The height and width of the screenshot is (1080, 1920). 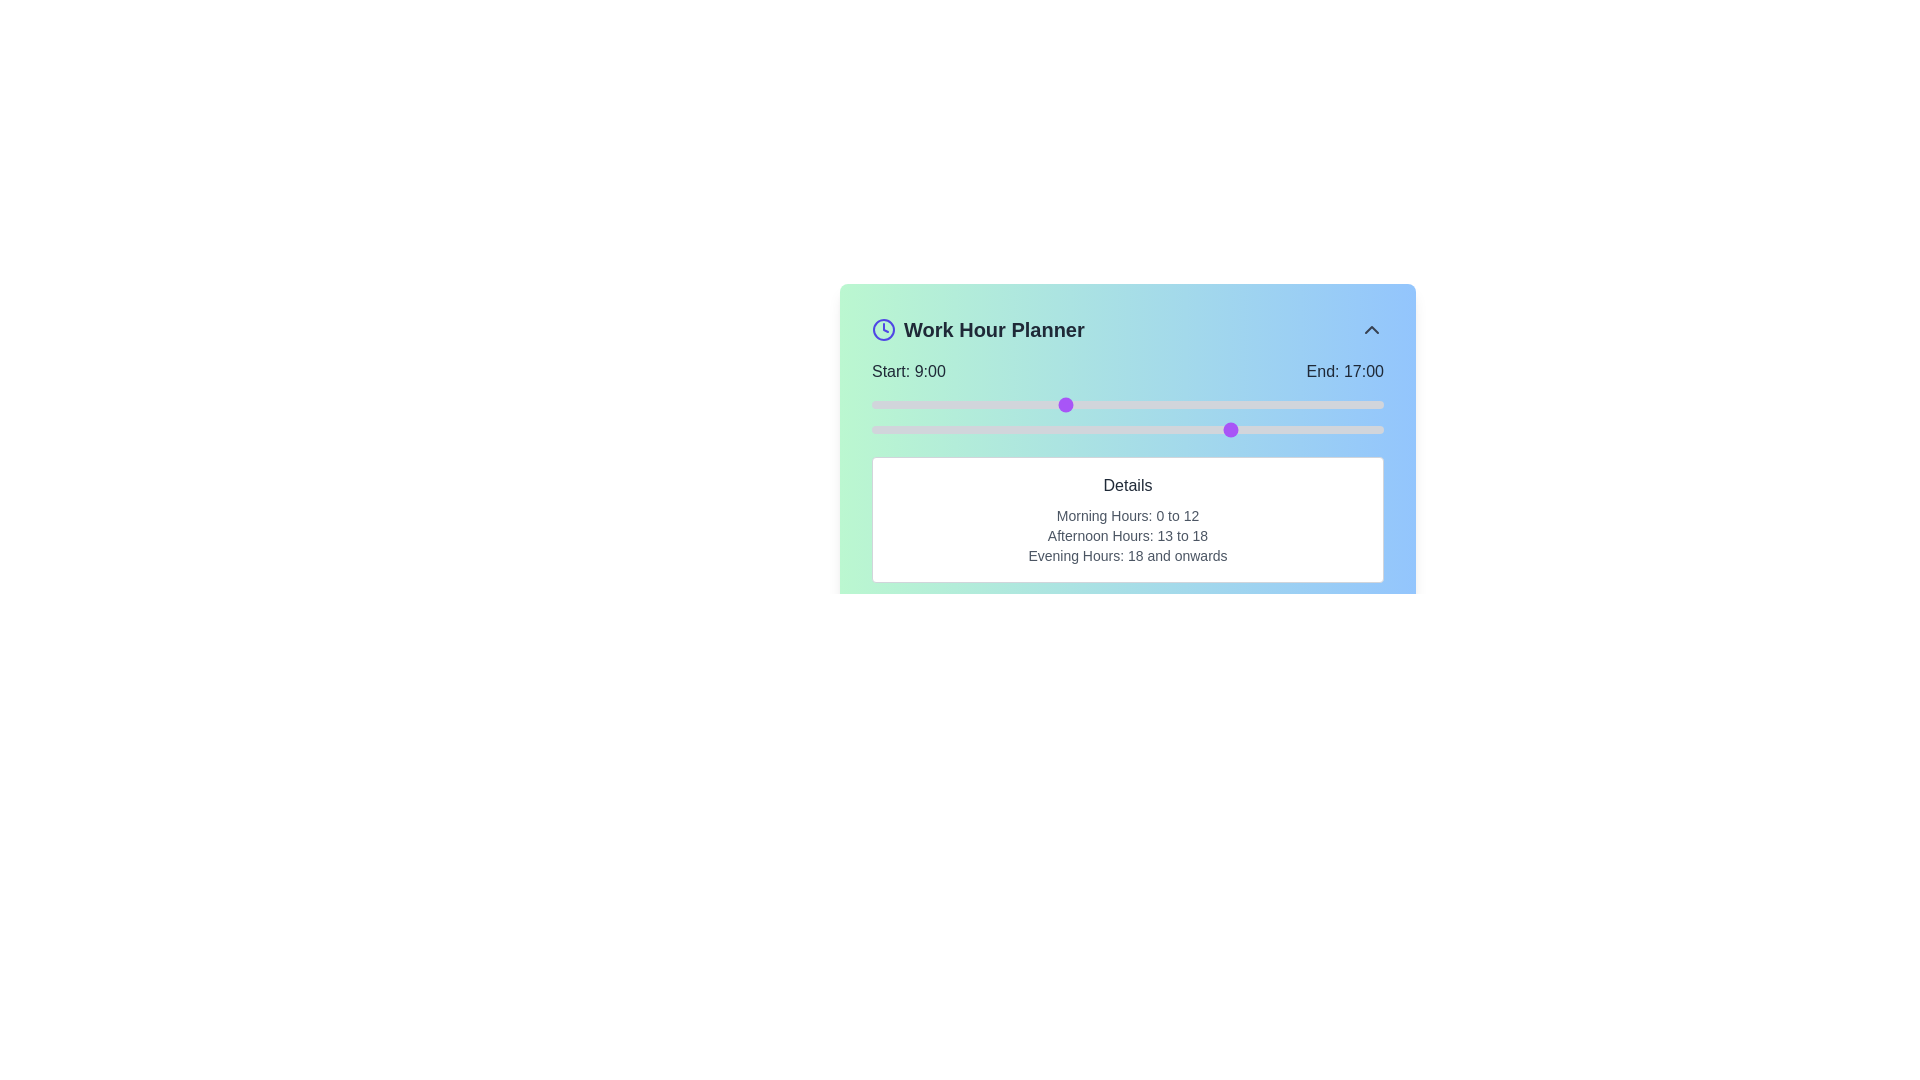 I want to click on the end time slider to 18 hours, so click(x=1255, y=428).